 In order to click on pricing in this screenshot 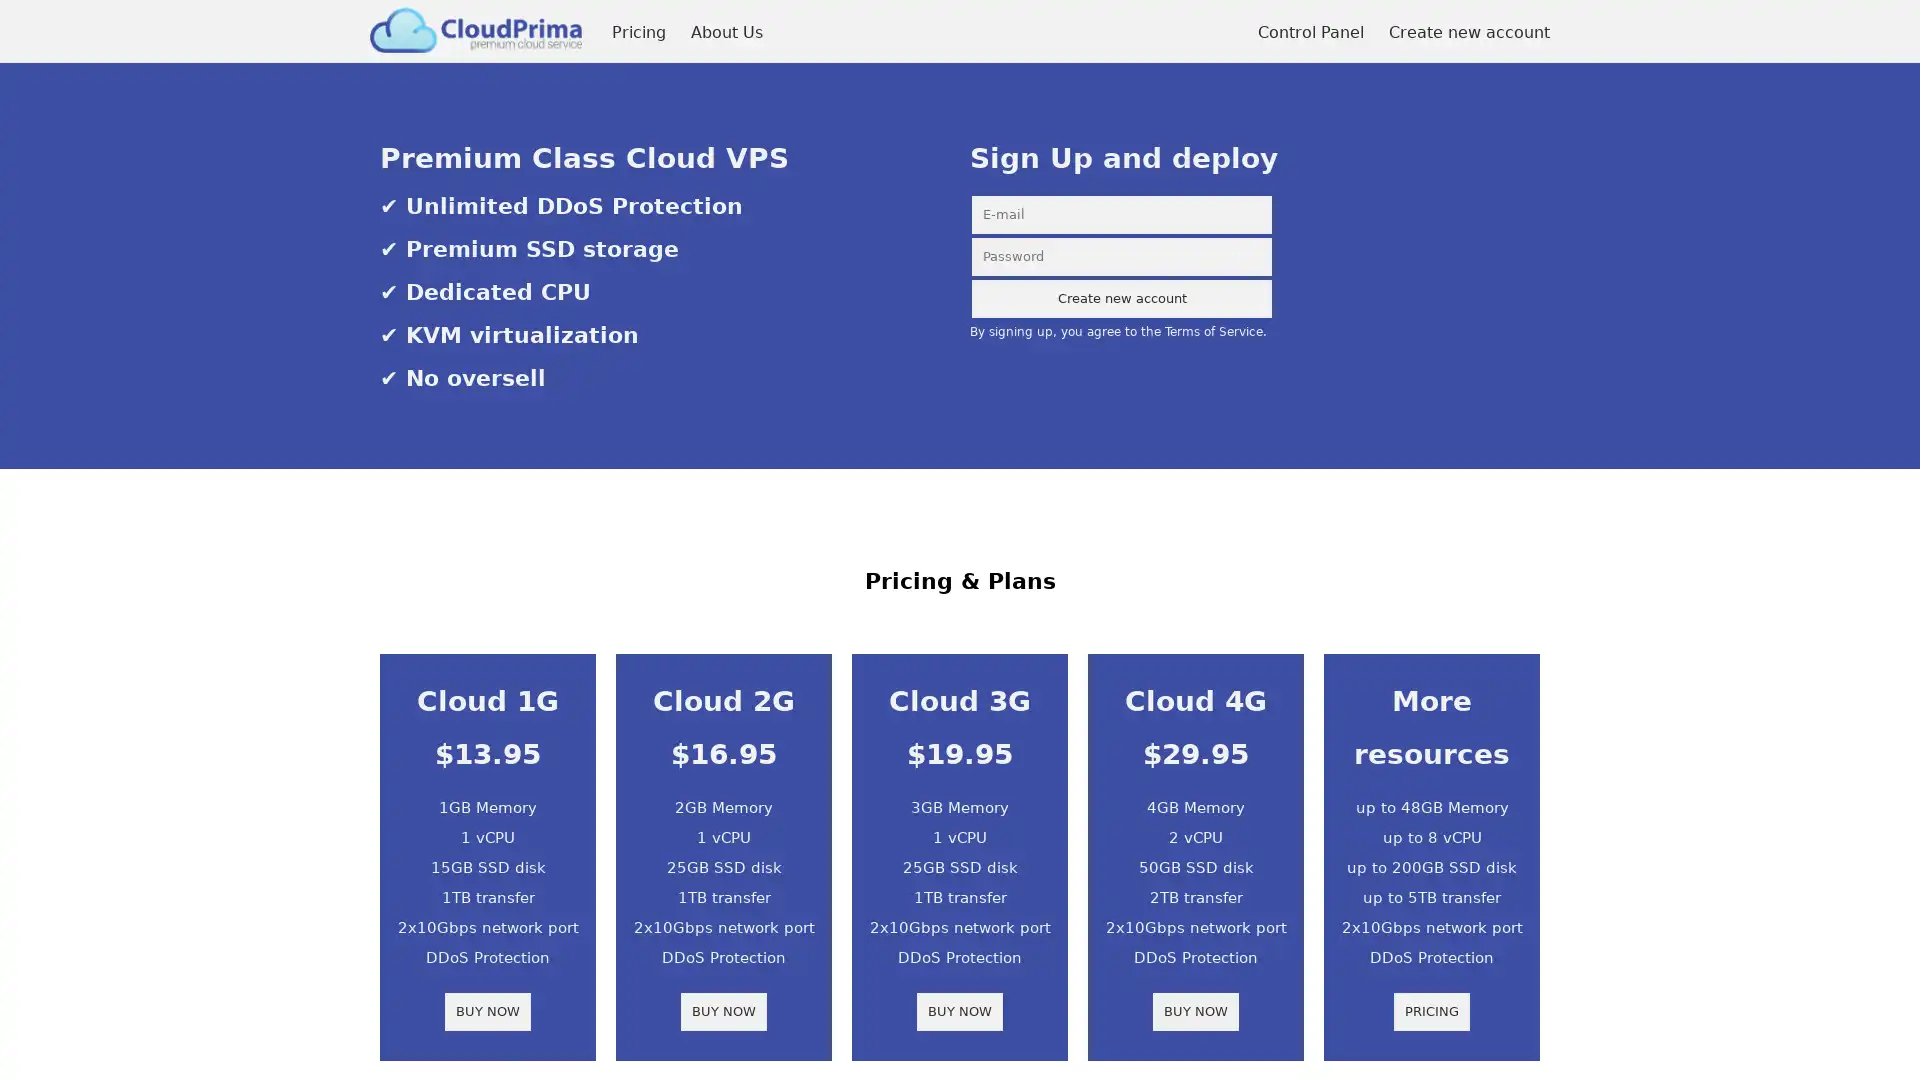, I will do `click(1430, 1011)`.